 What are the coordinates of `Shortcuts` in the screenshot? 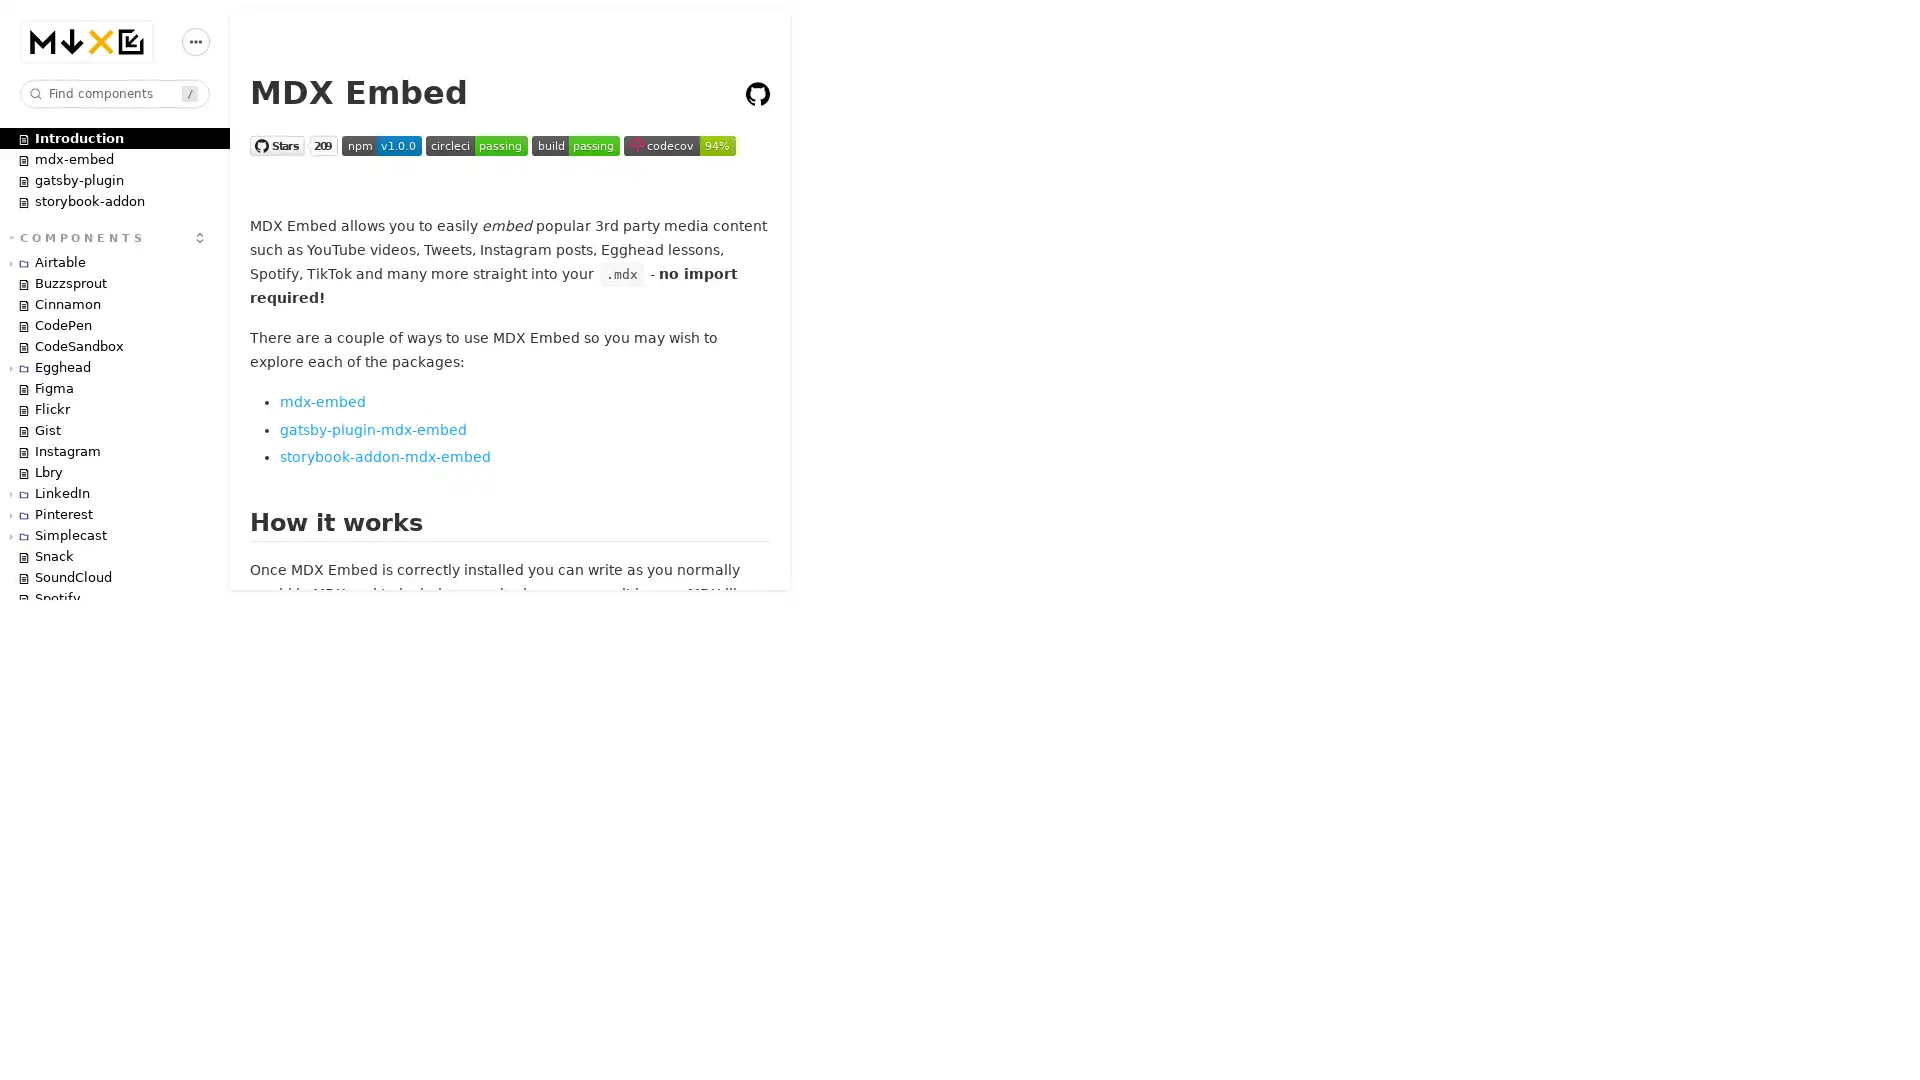 It's located at (196, 41).